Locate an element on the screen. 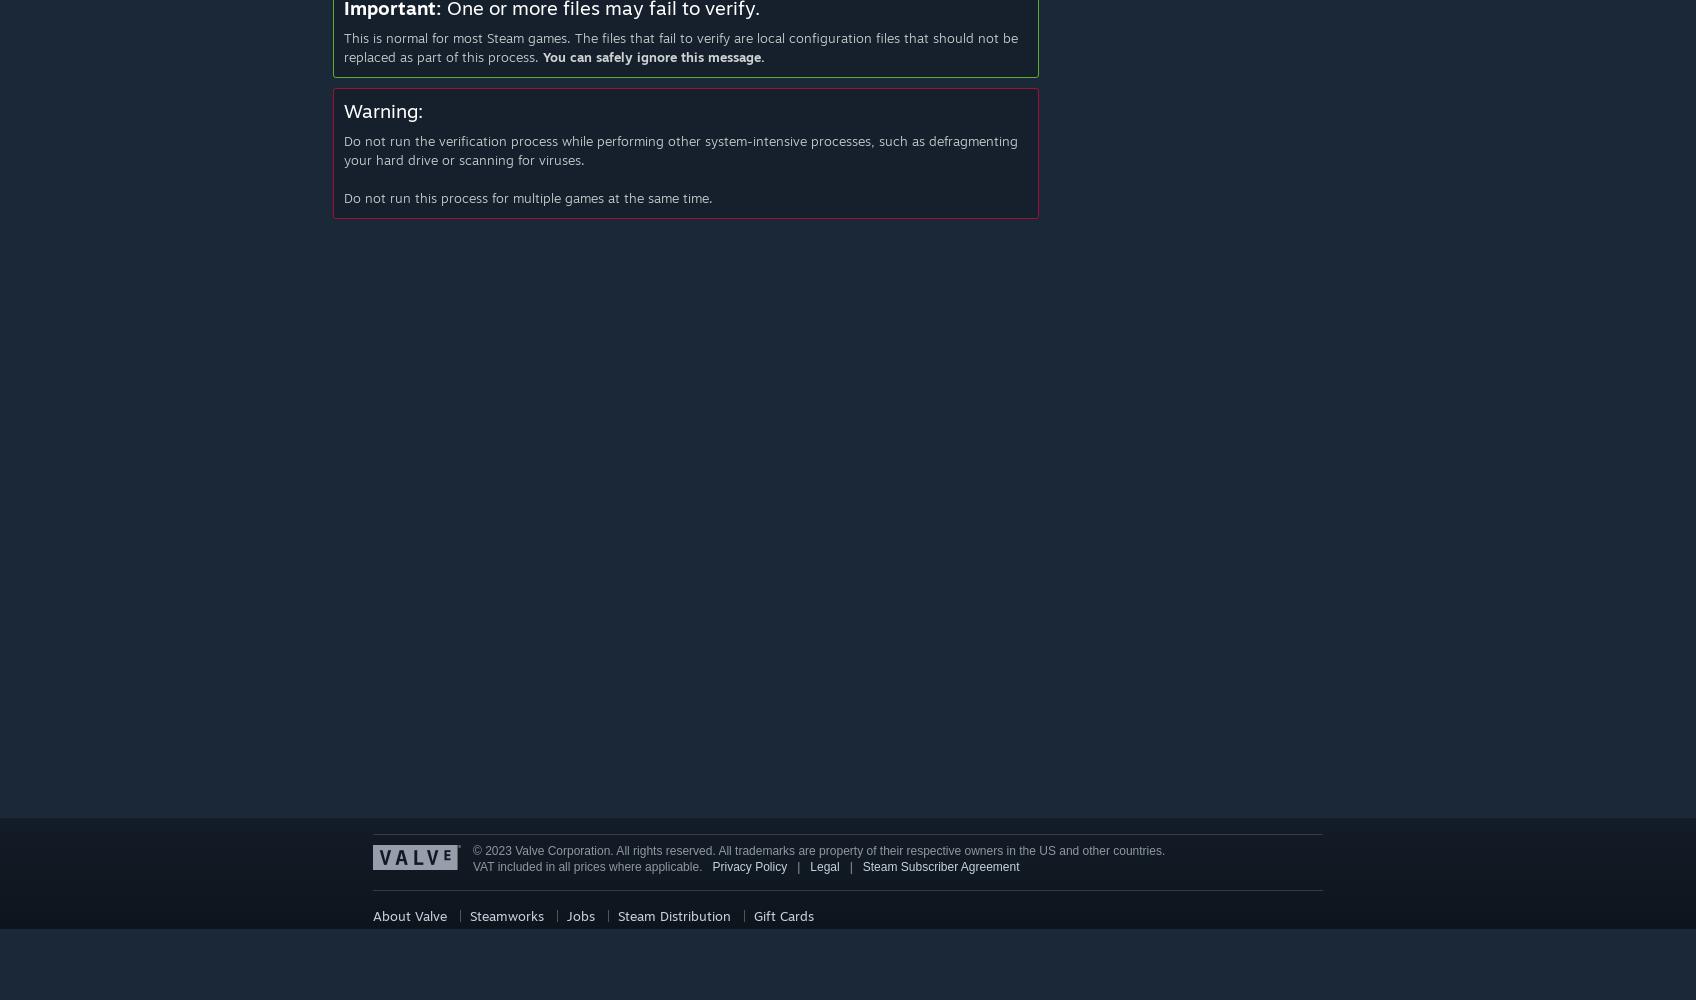 The height and width of the screenshot is (1000, 1696). '© 2023 Valve Corporation.  All rights reserved.  All trademarks are property of their respective owners in the US and other countries.' is located at coordinates (817, 850).